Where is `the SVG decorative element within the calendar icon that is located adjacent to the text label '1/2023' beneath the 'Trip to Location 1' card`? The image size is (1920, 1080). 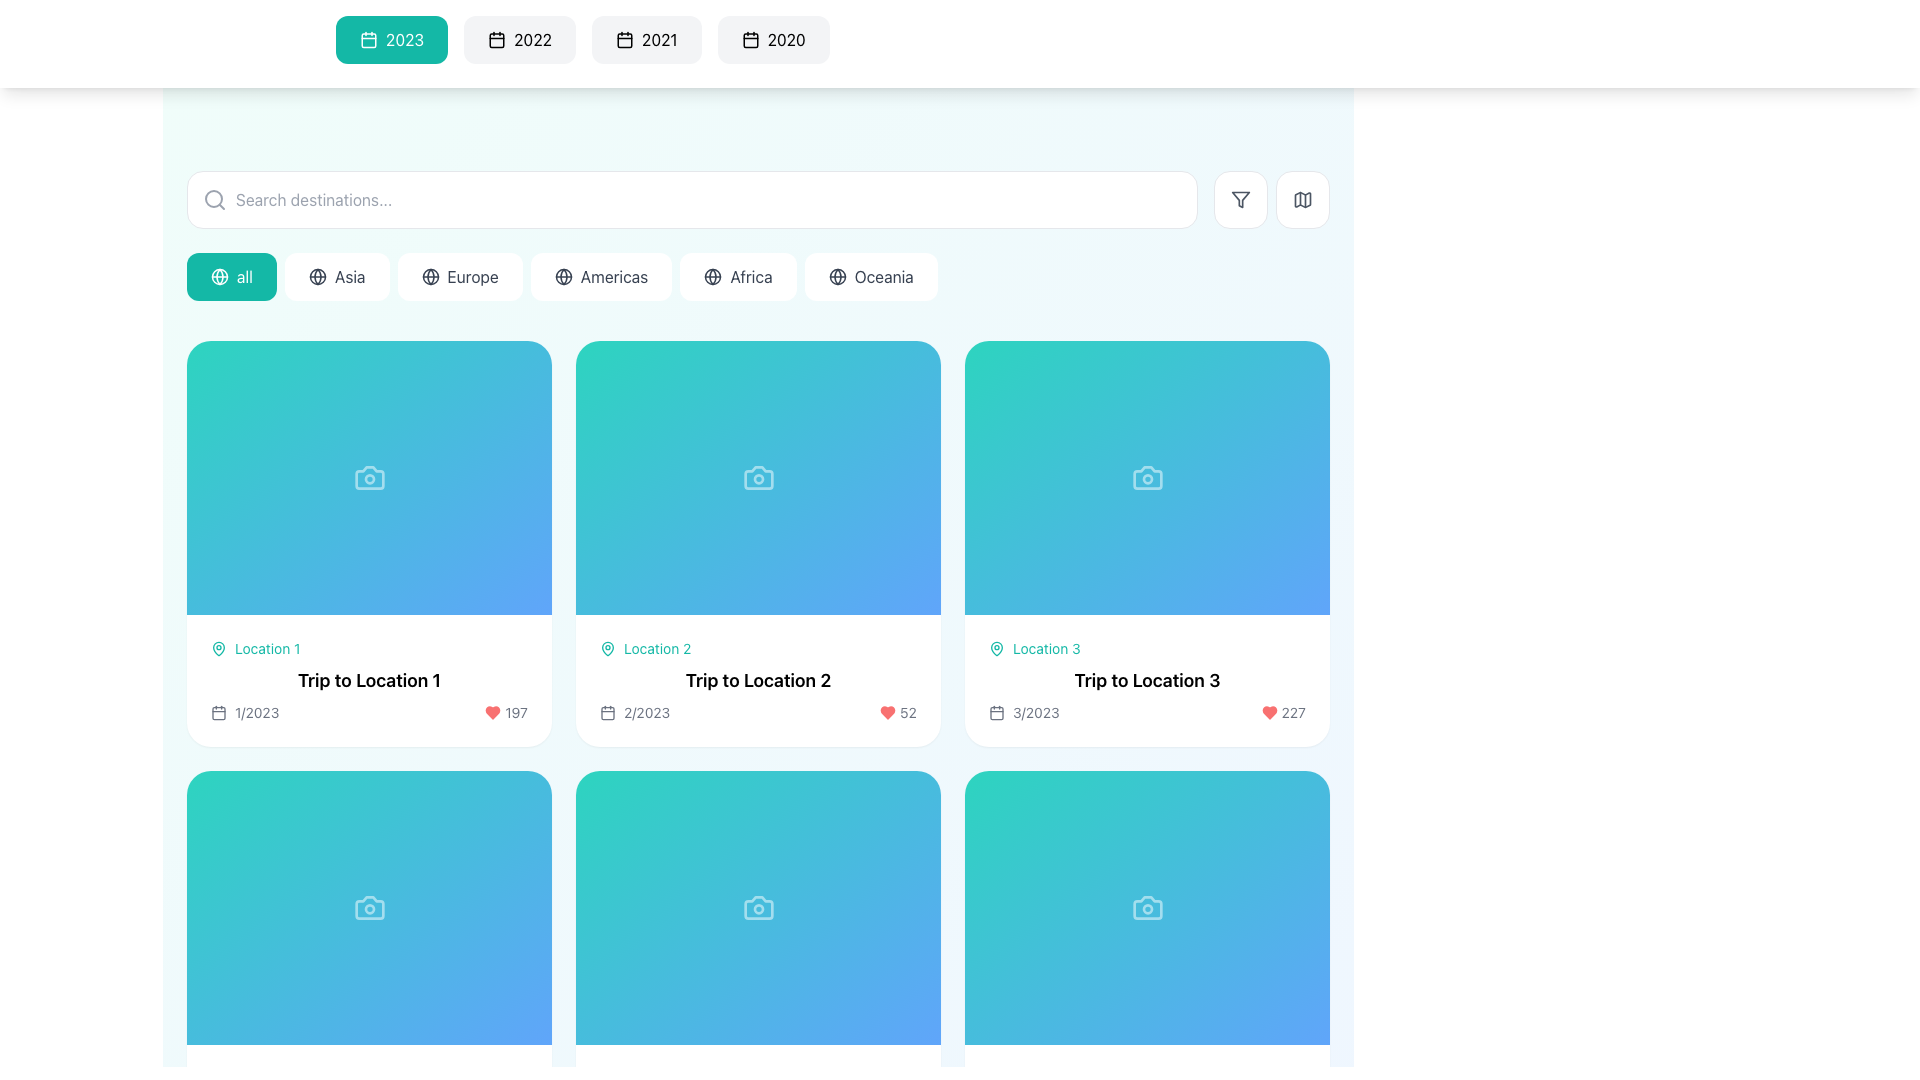
the SVG decorative element within the calendar icon that is located adjacent to the text label '1/2023' beneath the 'Trip to Location 1' card is located at coordinates (219, 712).